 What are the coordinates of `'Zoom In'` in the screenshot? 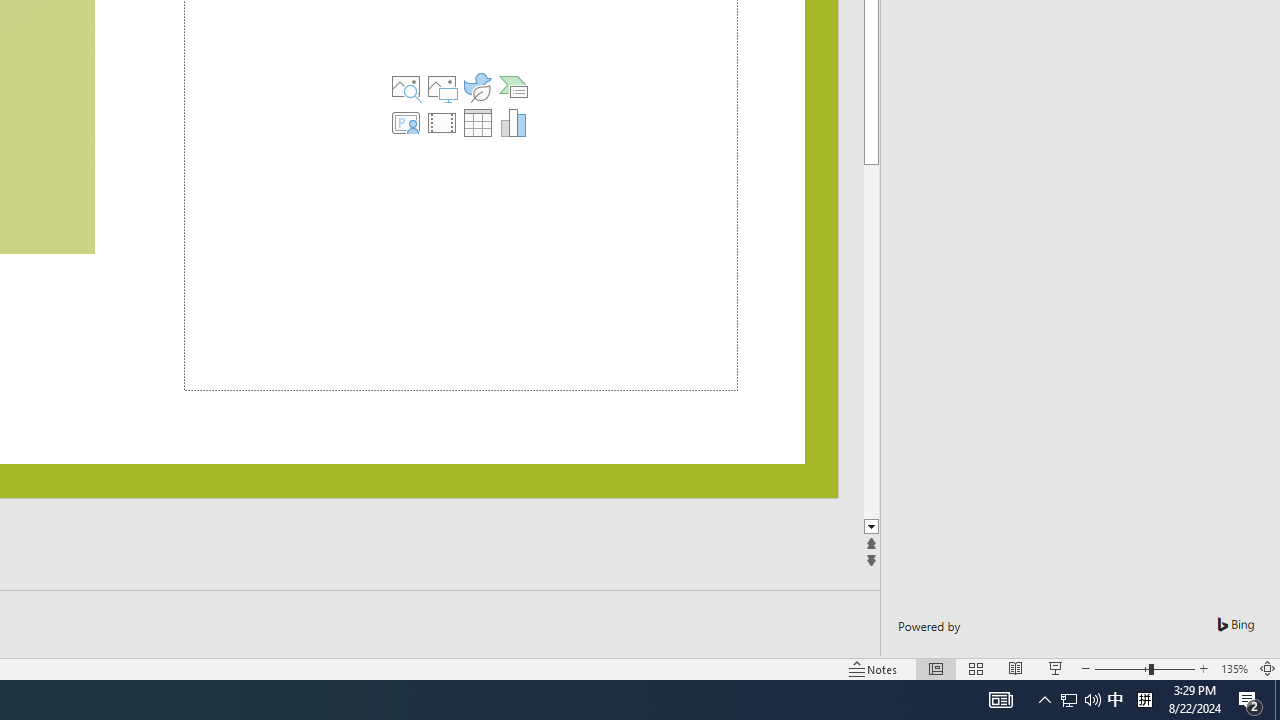 It's located at (1203, 669).